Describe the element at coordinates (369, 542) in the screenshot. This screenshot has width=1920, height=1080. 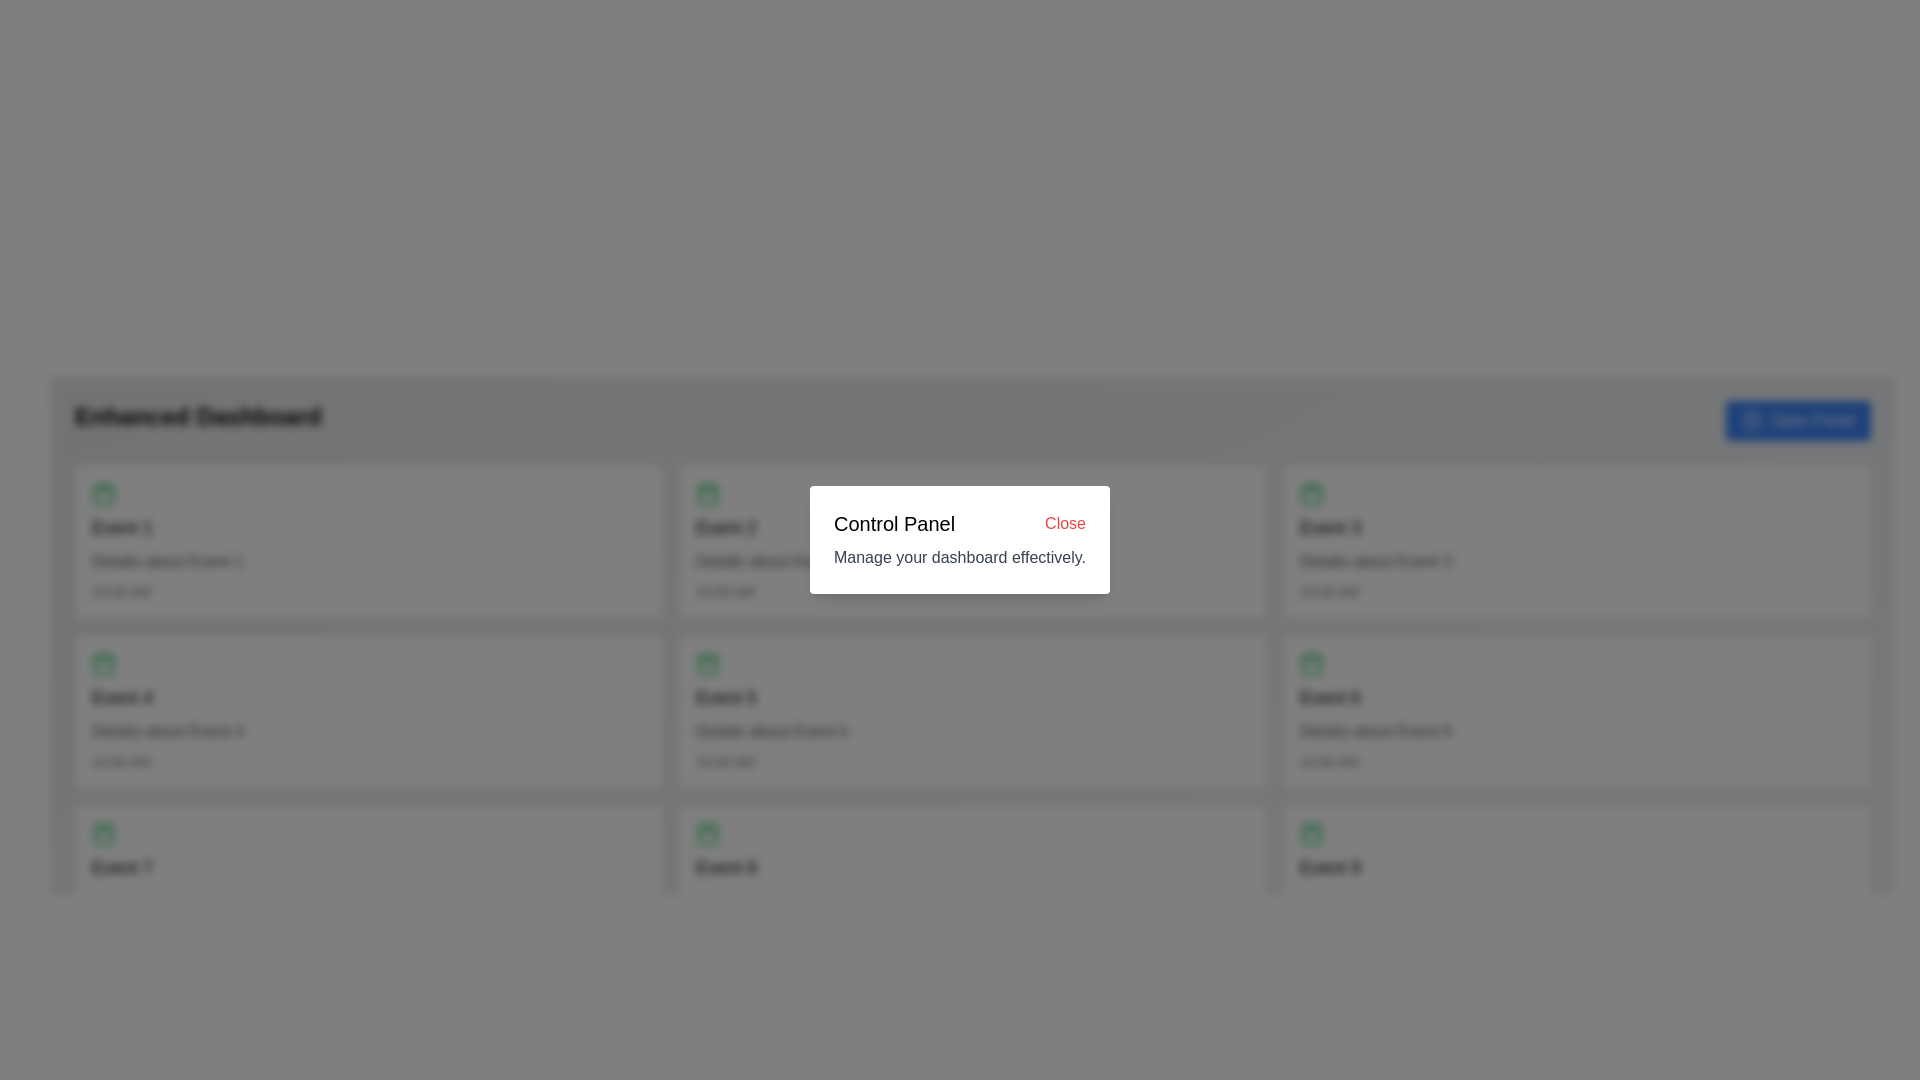
I see `the first informational card or tile displaying event details in the top-left corner of the grid layout` at that location.